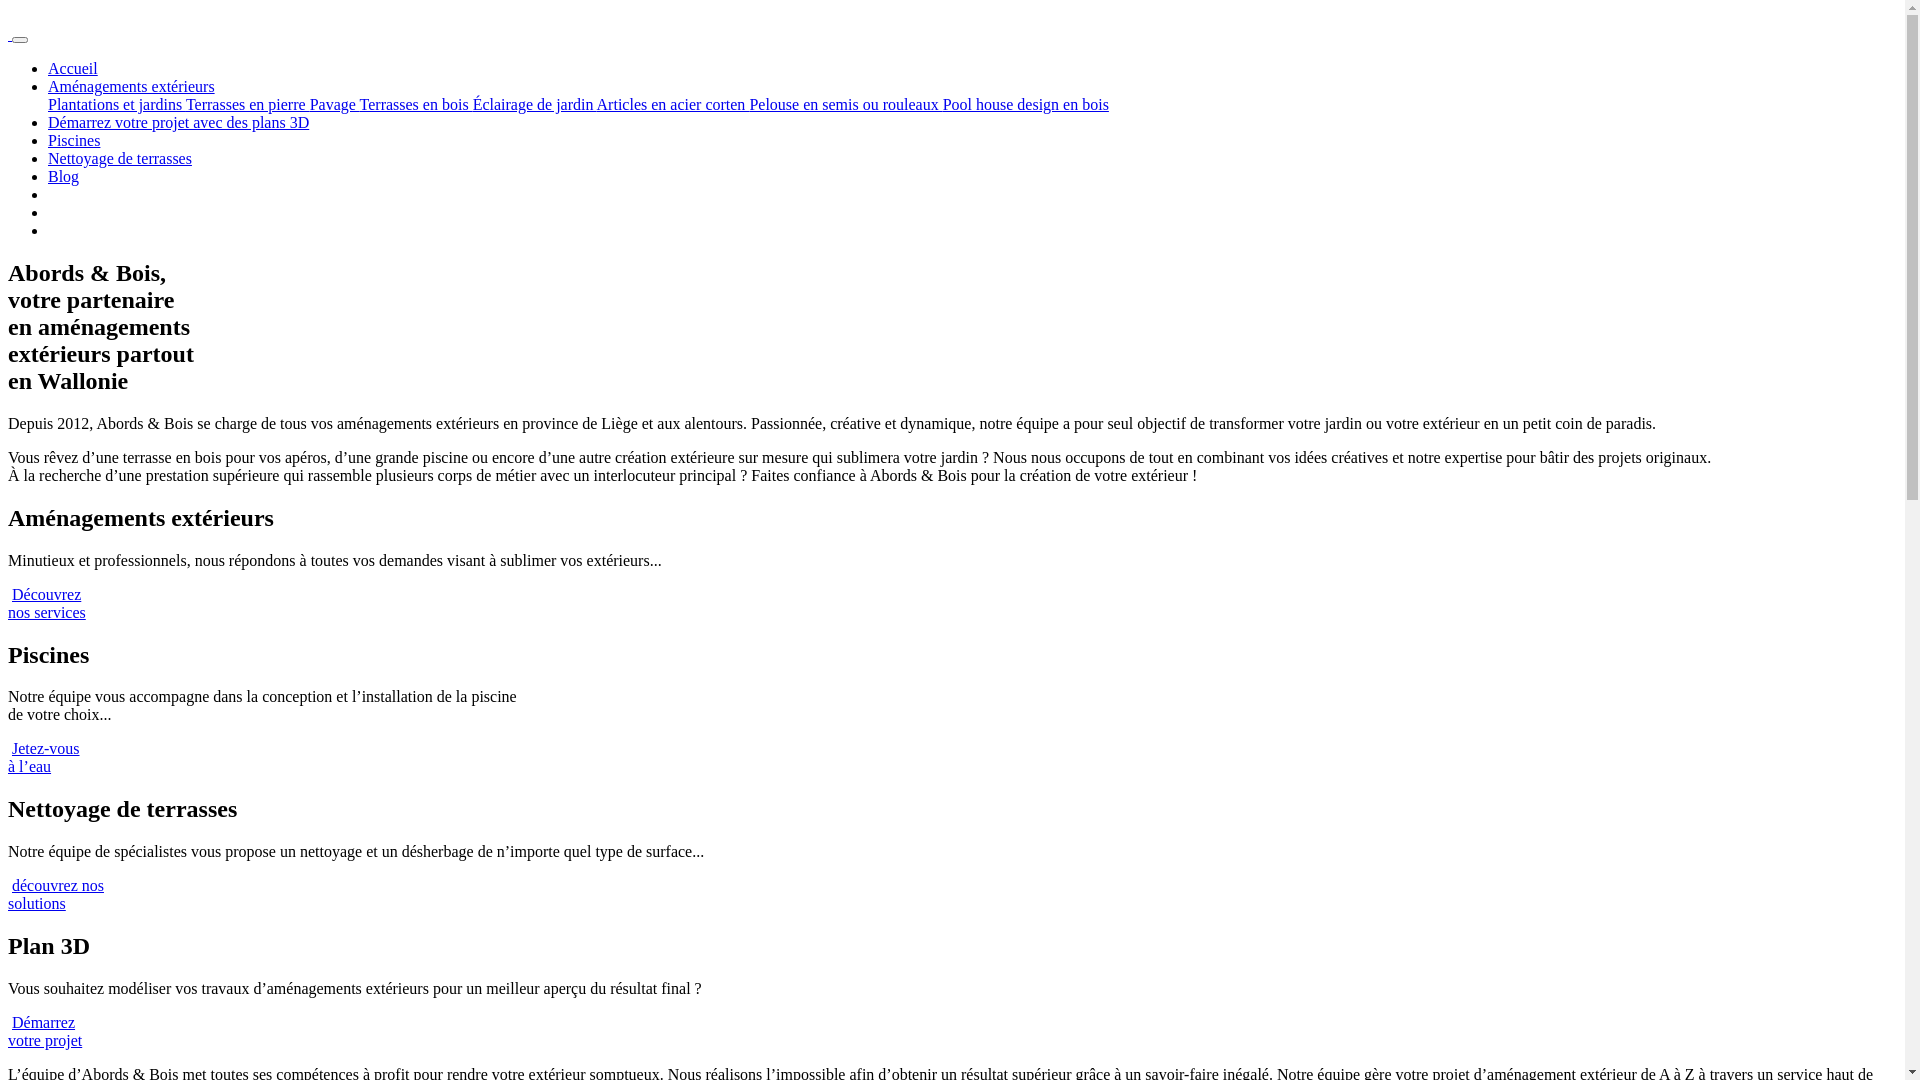 Image resolution: width=1920 pixels, height=1080 pixels. Describe the element at coordinates (747, 104) in the screenshot. I see `'Pelouse en semis ou rouleaux'` at that location.